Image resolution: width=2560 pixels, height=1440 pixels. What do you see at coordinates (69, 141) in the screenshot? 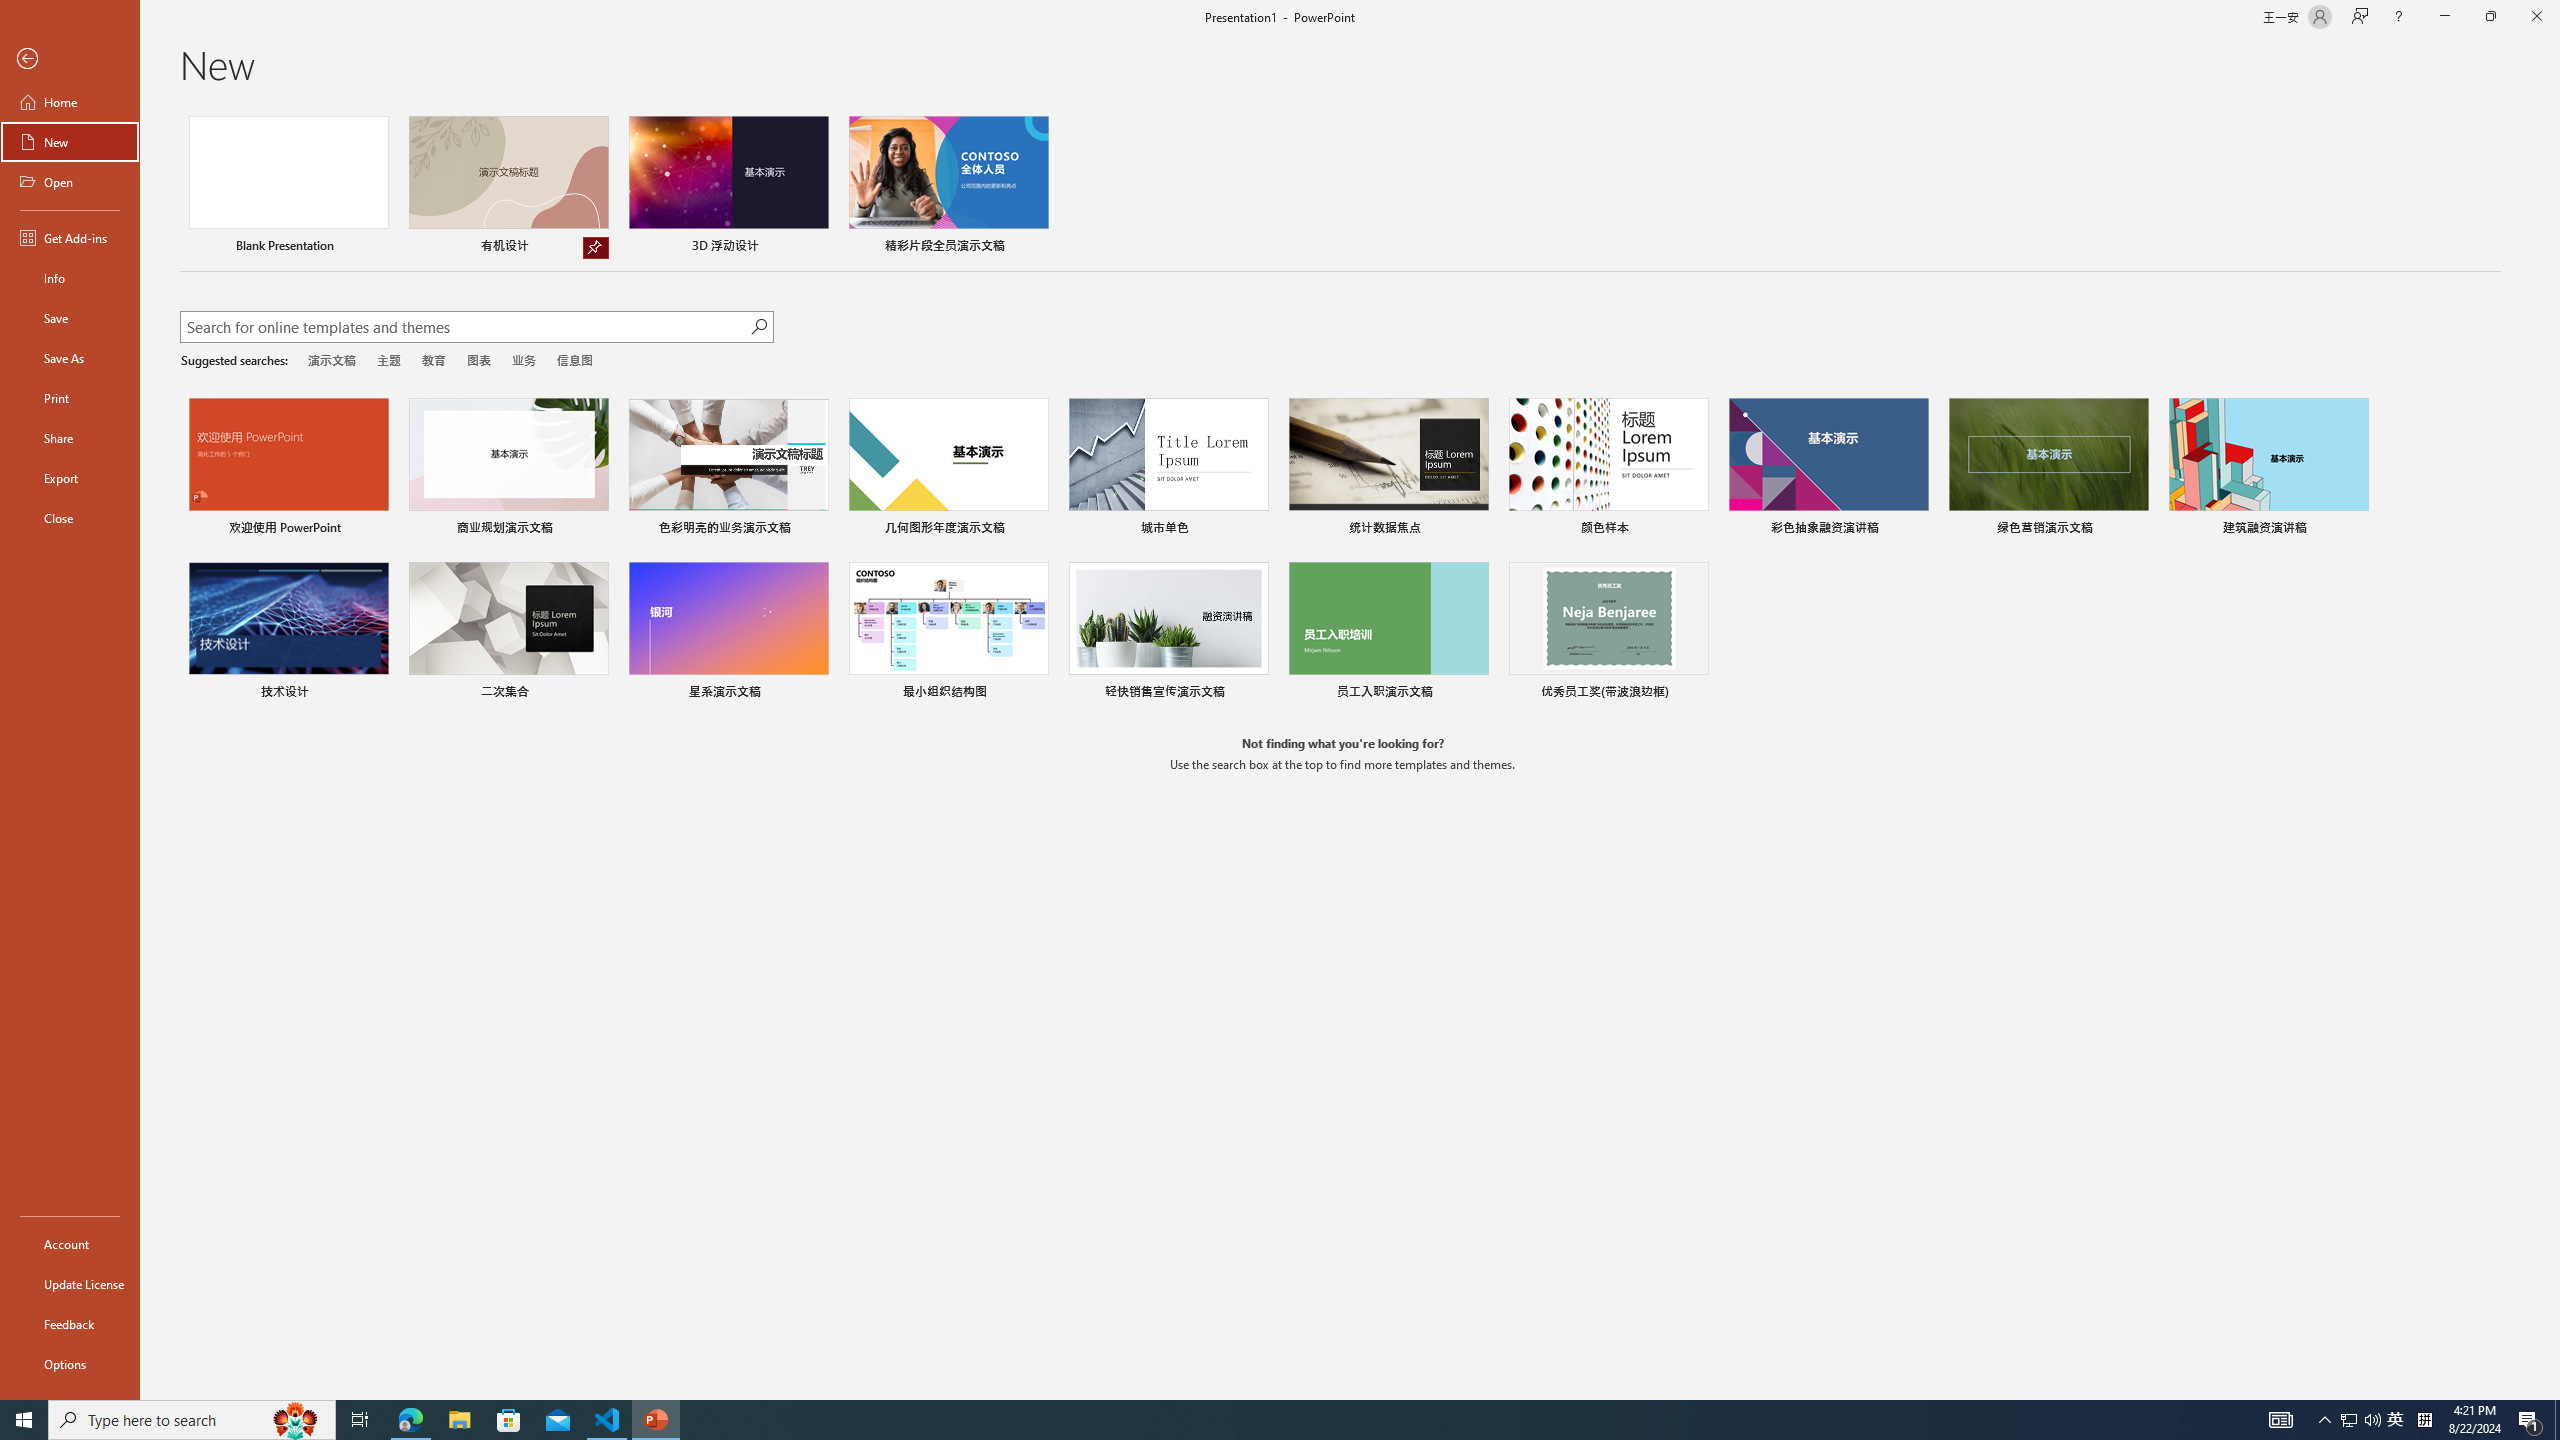
I see `'New'` at bounding box center [69, 141].